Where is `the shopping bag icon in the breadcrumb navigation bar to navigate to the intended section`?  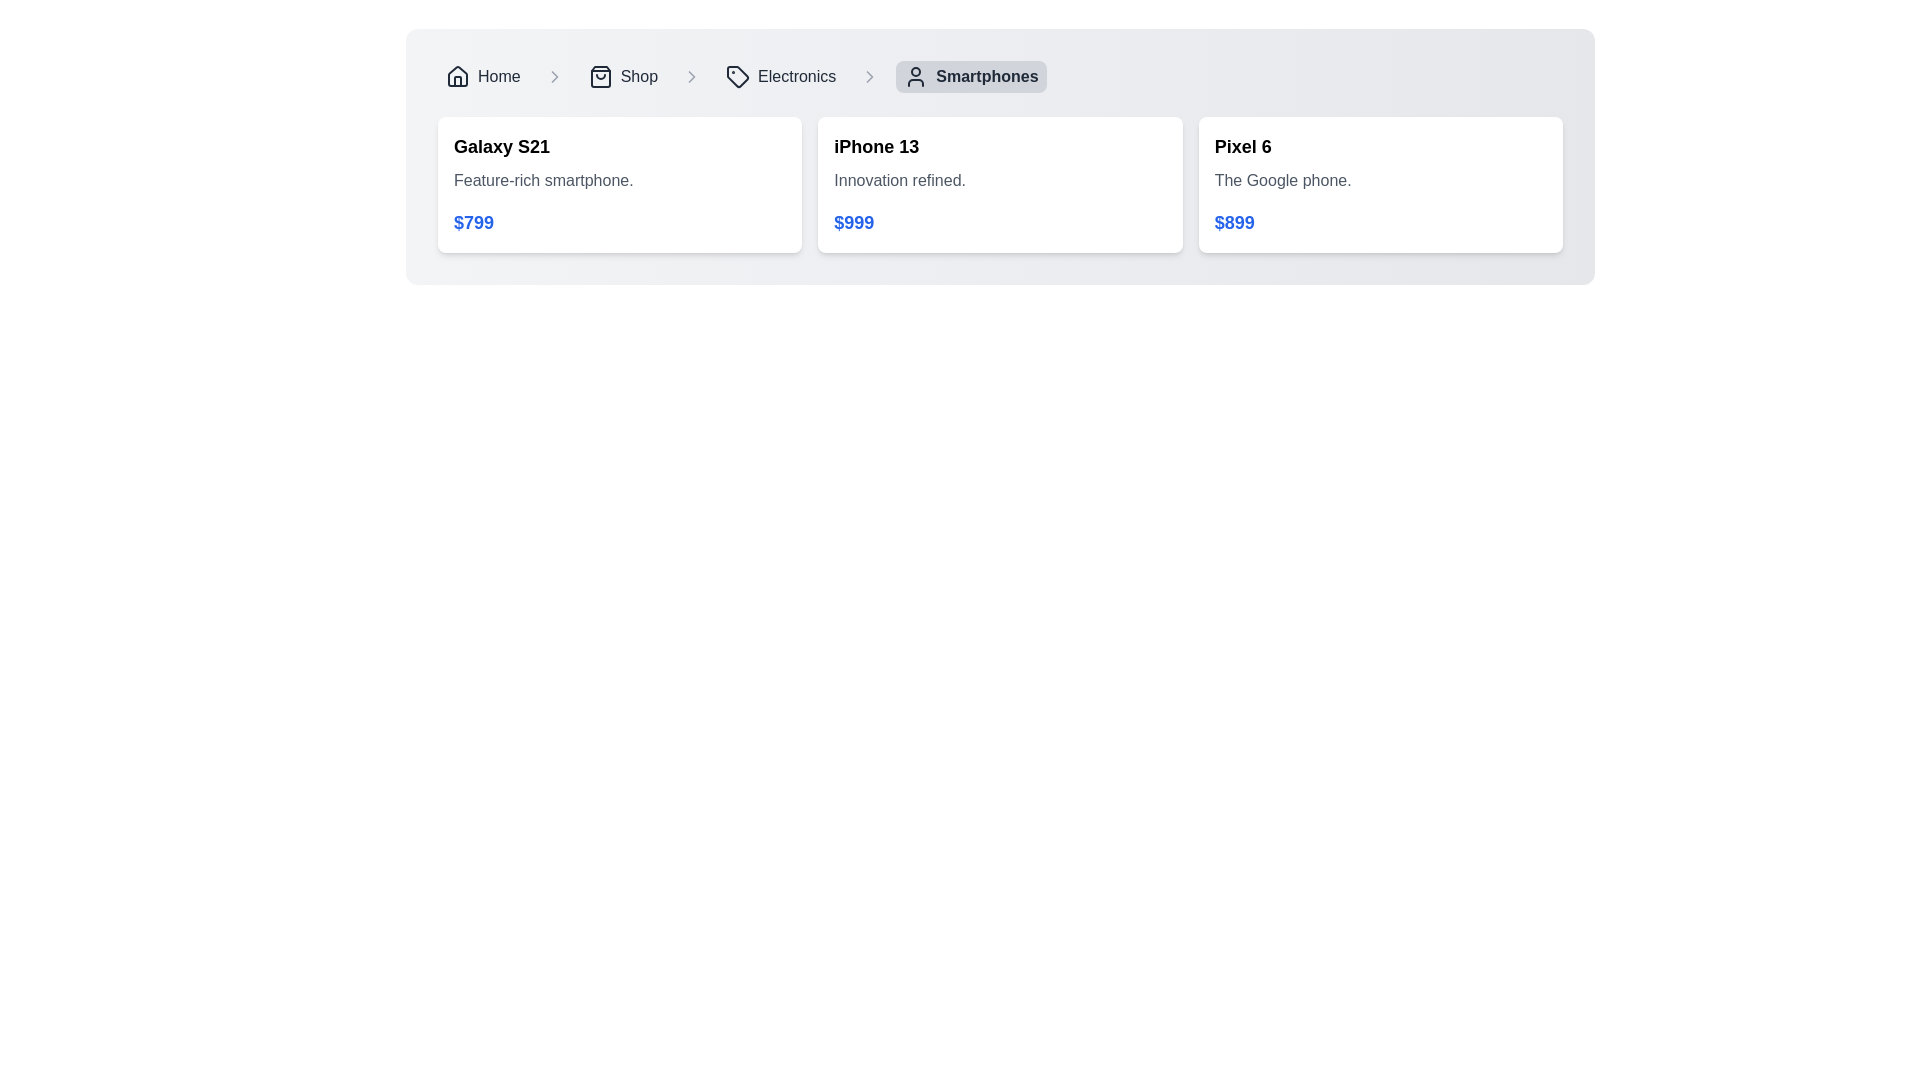
the shopping bag icon in the breadcrumb navigation bar to navigate to the intended section is located at coordinates (599, 76).